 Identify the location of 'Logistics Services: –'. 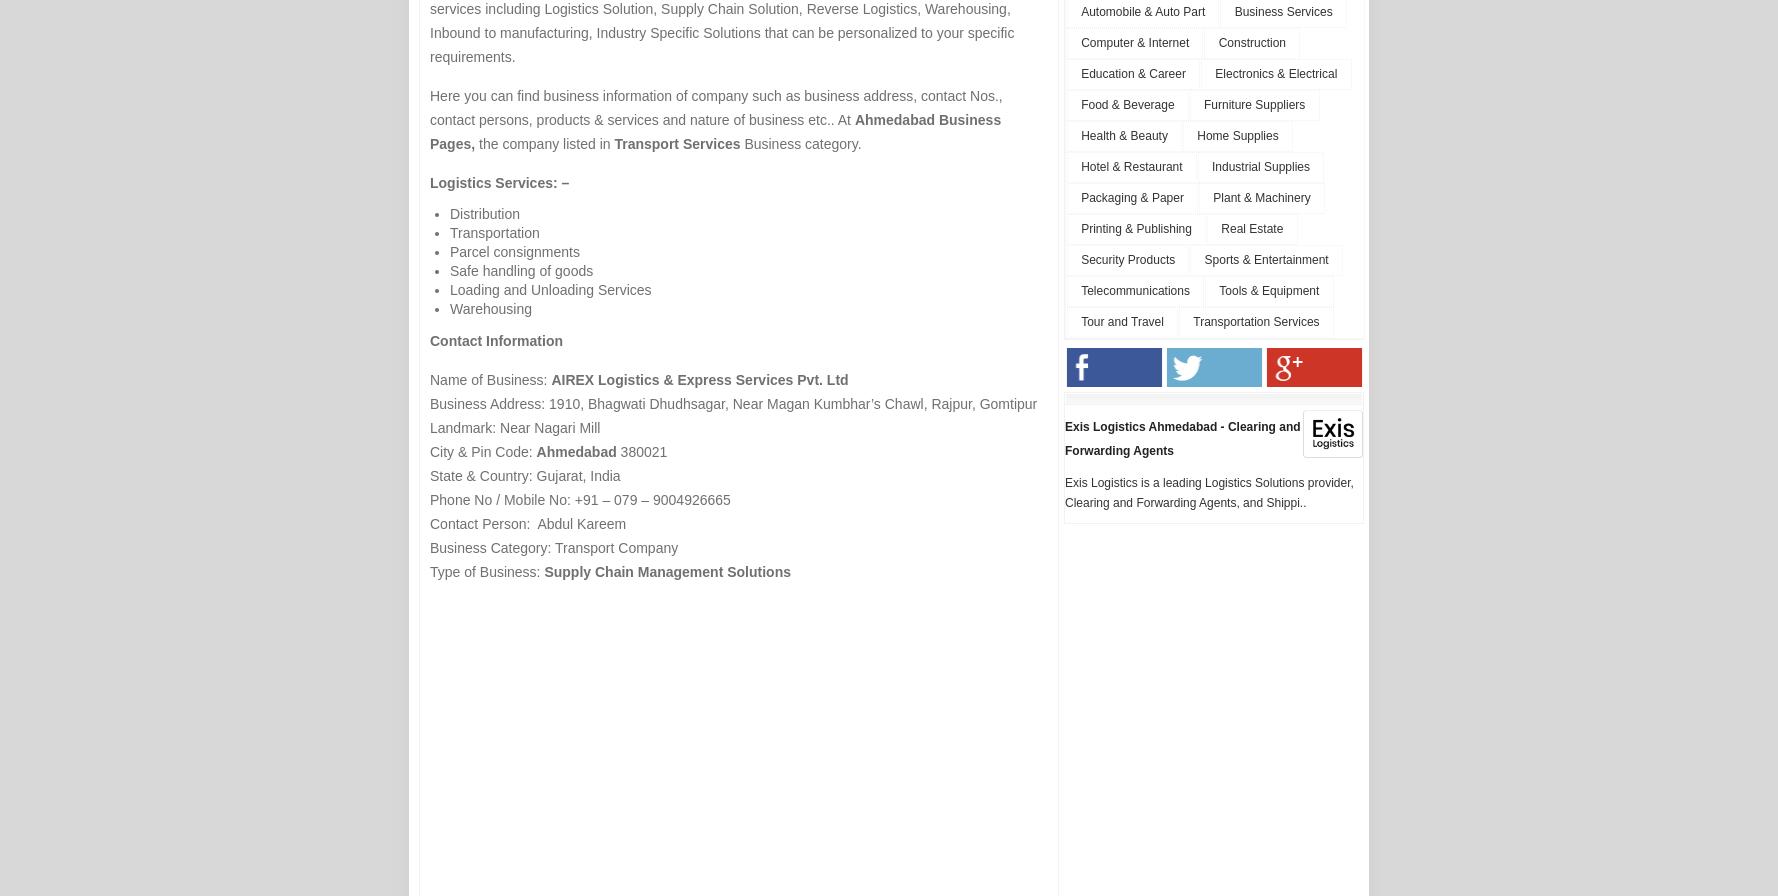
(429, 182).